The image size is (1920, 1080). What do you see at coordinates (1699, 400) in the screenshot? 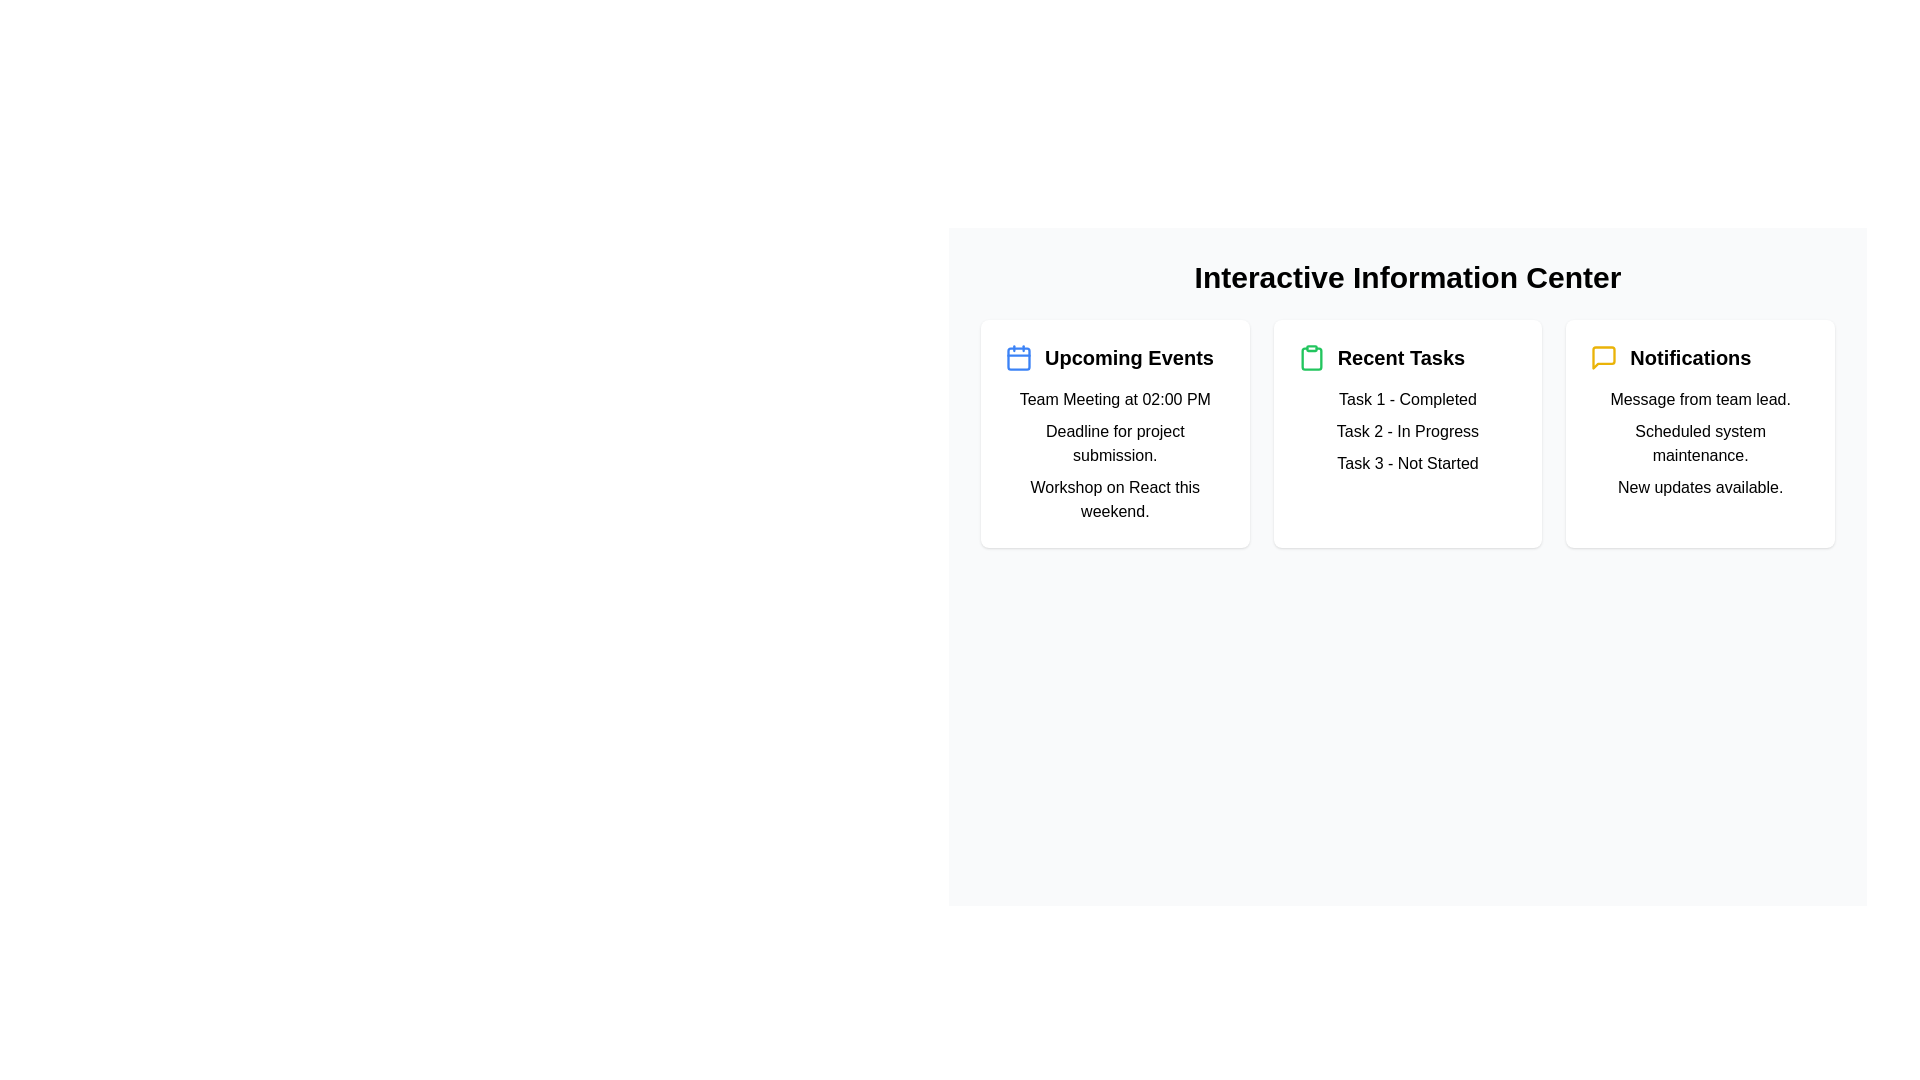
I see `text content 'Message from team lead.' displayed in the Notifications section of the structured list` at bounding box center [1699, 400].